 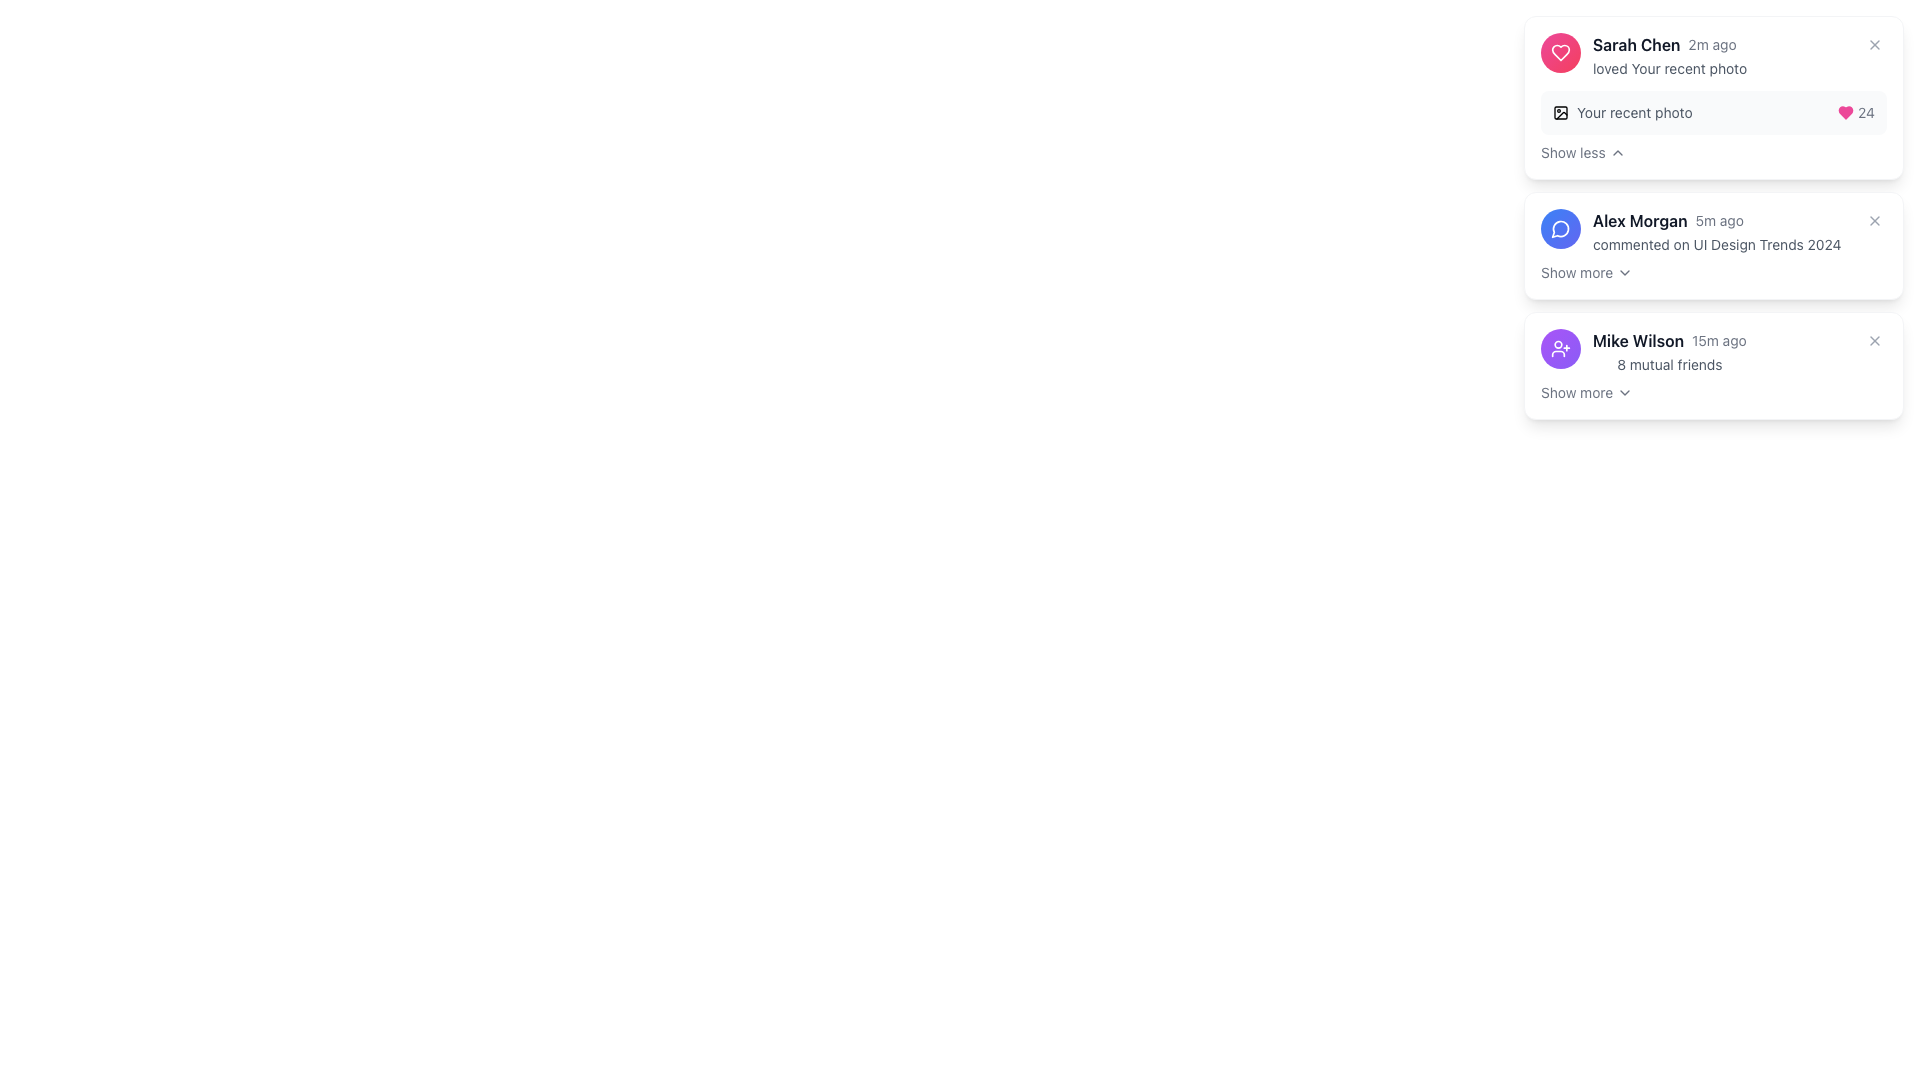 What do you see at coordinates (1669, 365) in the screenshot?
I see `number of mutual friends displayed in the text label '8 mutual friends' located beneath the name 'Mike Wilson' in the notification card` at bounding box center [1669, 365].